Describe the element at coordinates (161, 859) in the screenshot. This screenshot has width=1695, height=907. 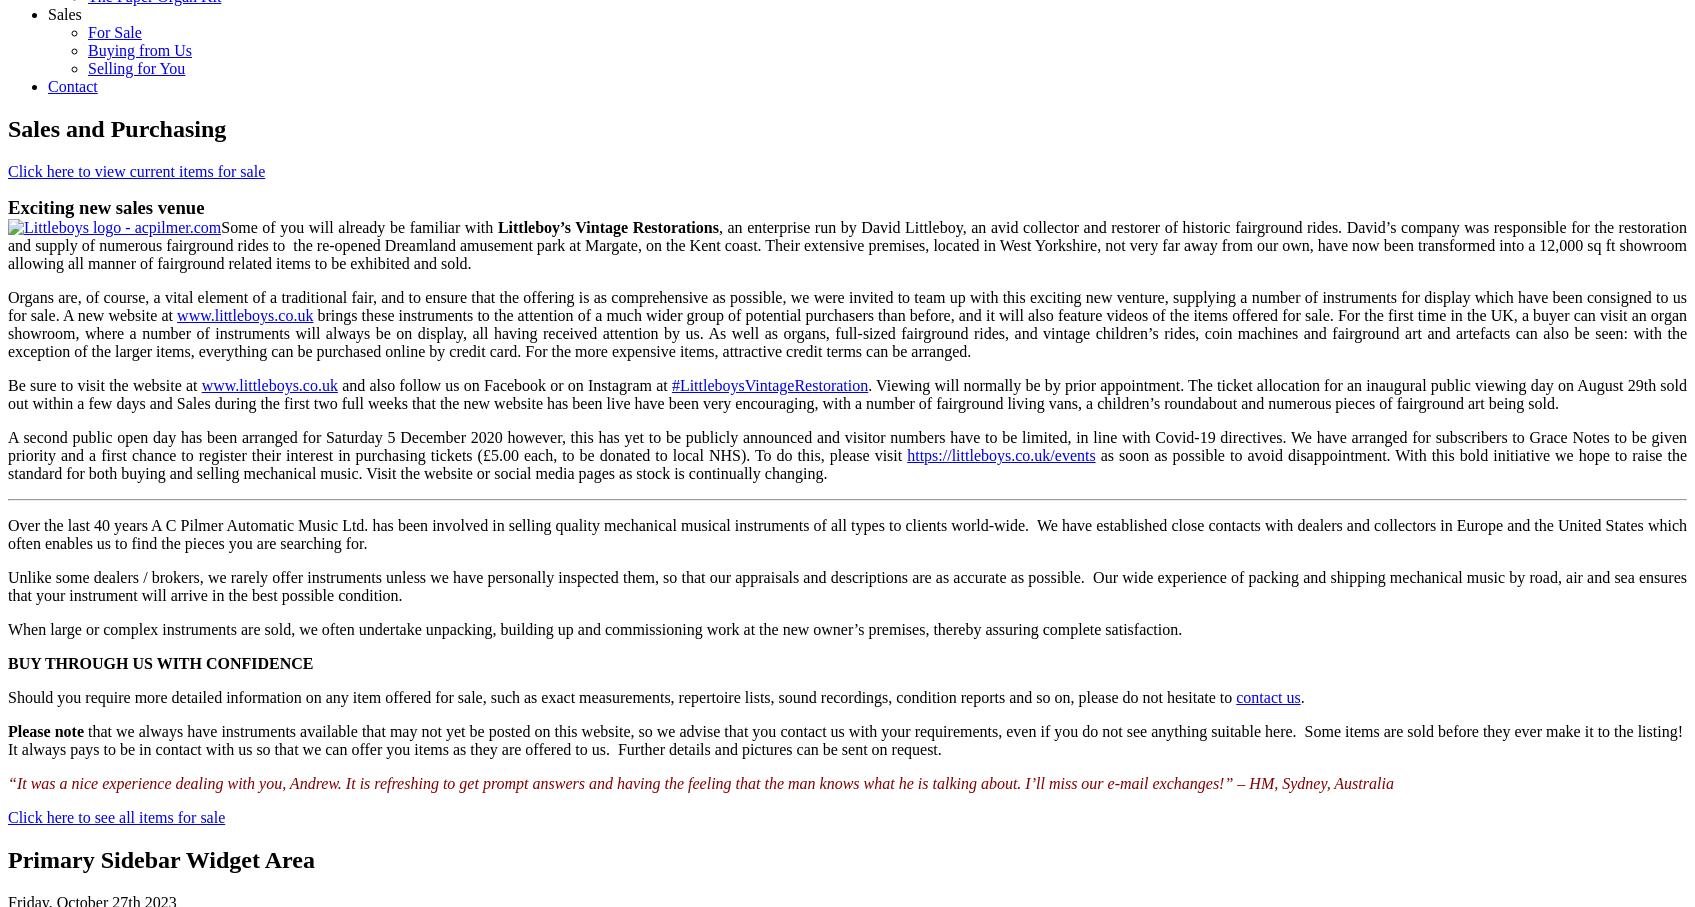
I see `'Primary Sidebar Widget Area'` at that location.